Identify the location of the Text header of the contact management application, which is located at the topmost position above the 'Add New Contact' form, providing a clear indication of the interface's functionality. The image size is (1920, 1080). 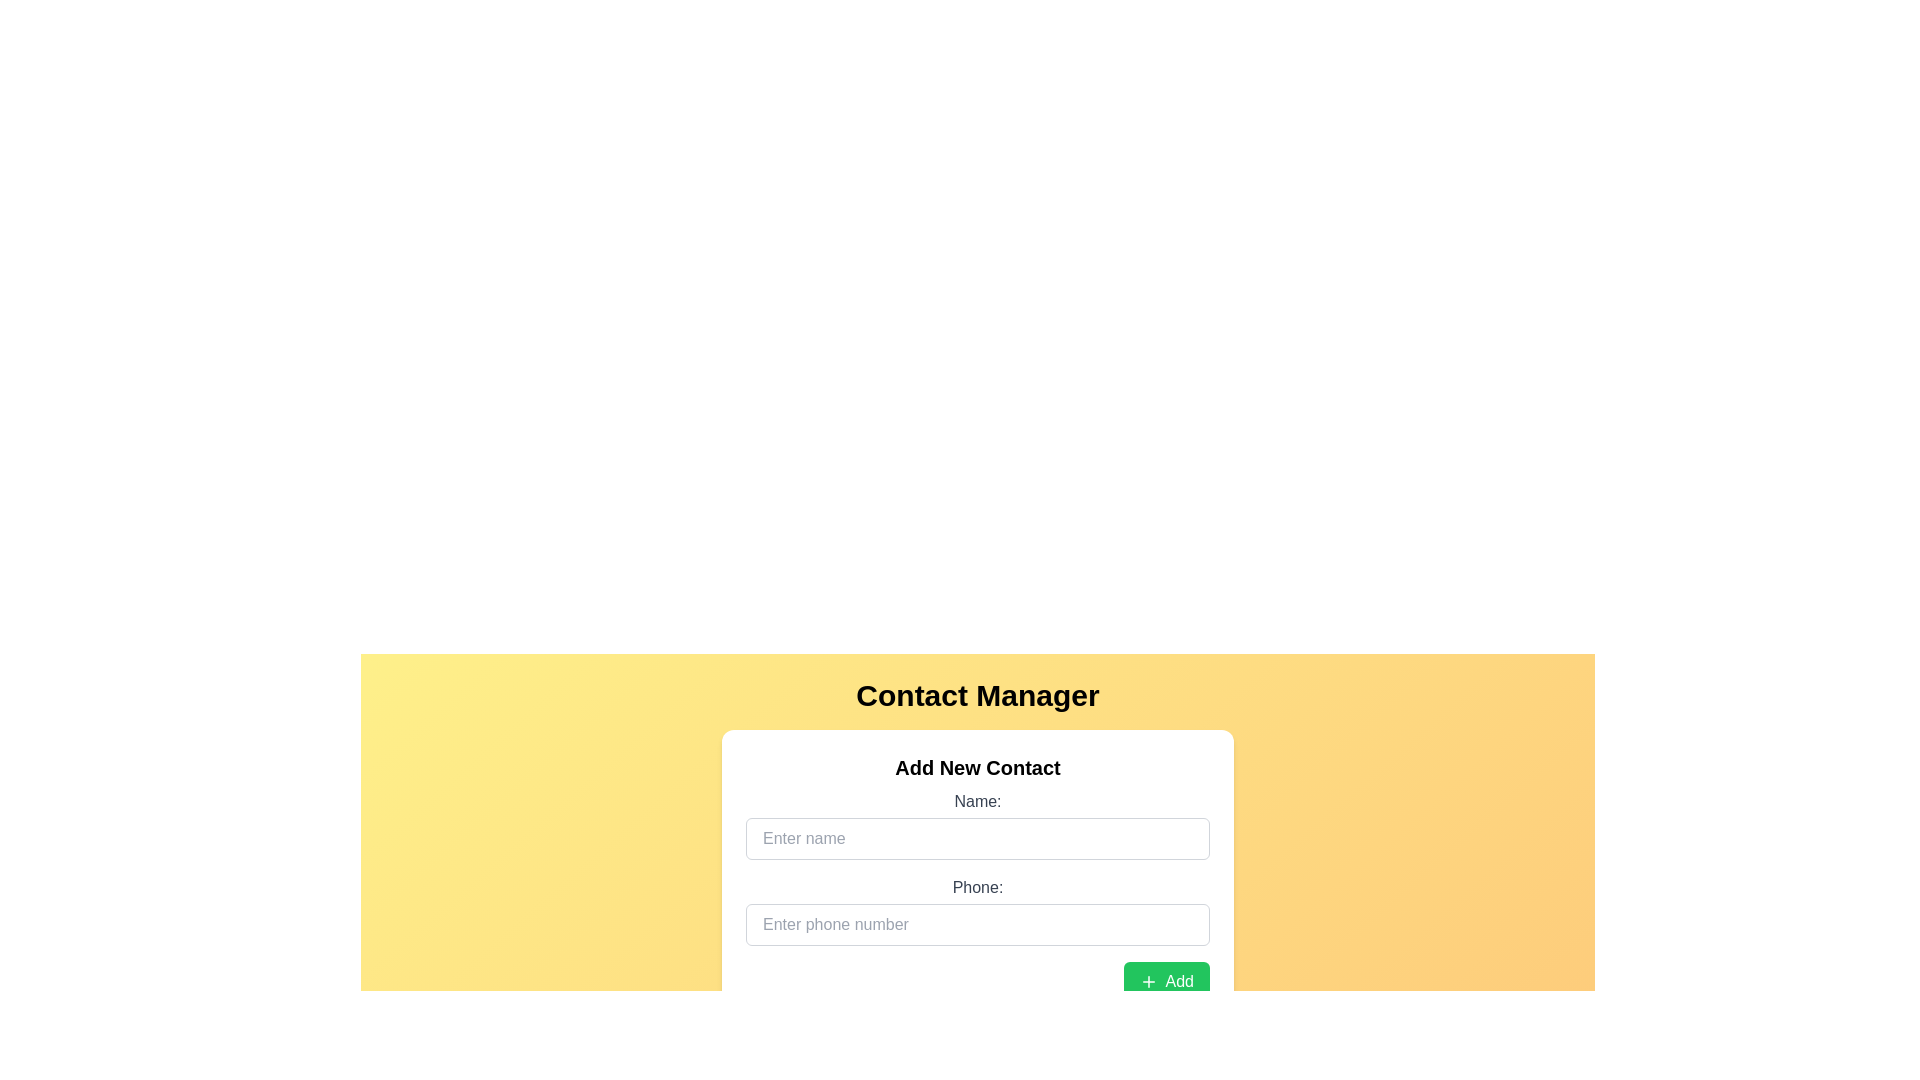
(978, 694).